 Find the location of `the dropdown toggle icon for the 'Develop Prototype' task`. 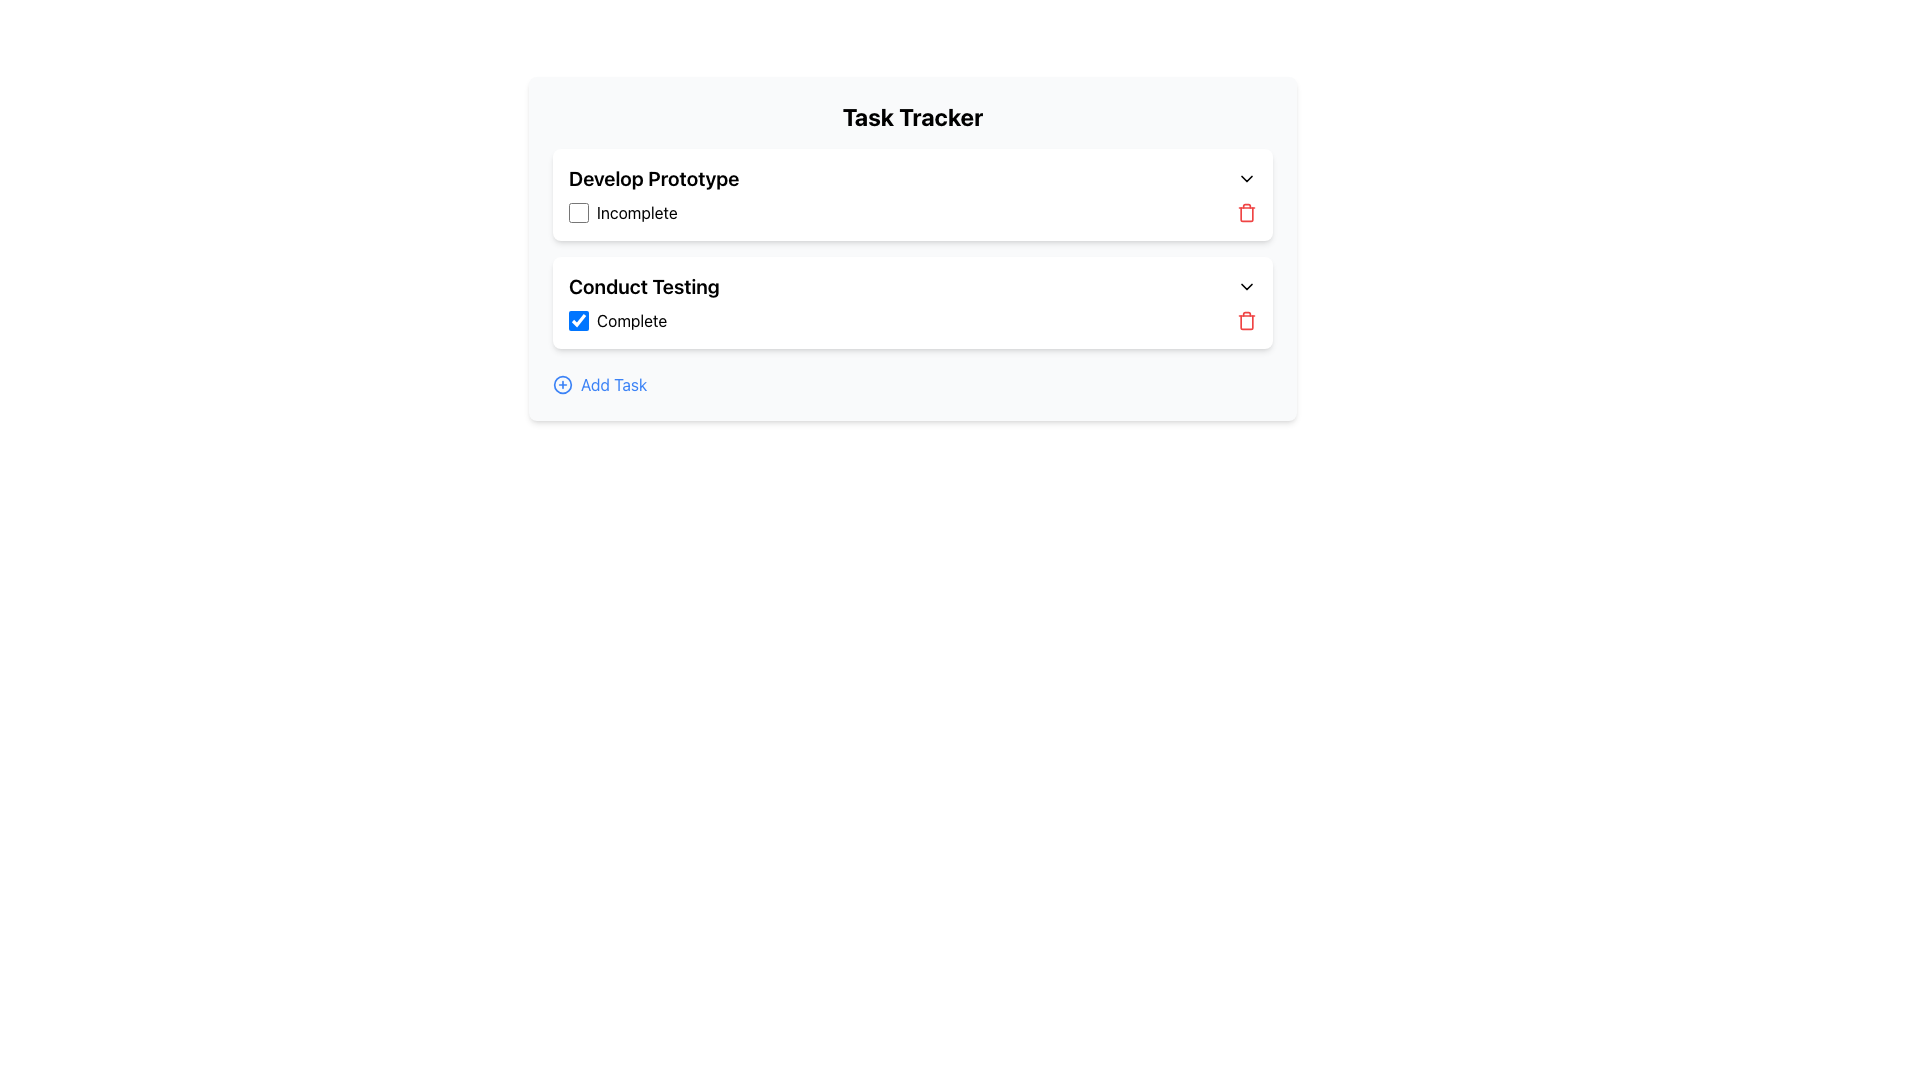

the dropdown toggle icon for the 'Develop Prototype' task is located at coordinates (1246, 177).